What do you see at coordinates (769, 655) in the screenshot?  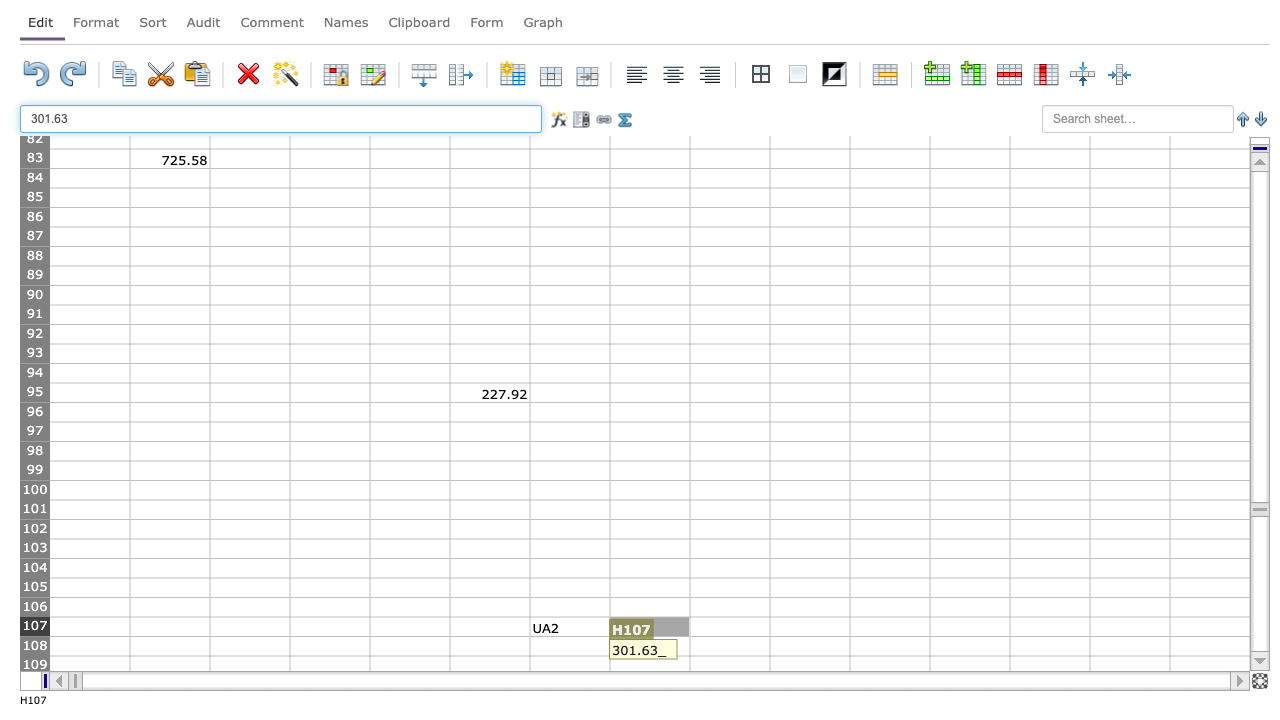 I see `bottom right corner of I108` at bounding box center [769, 655].